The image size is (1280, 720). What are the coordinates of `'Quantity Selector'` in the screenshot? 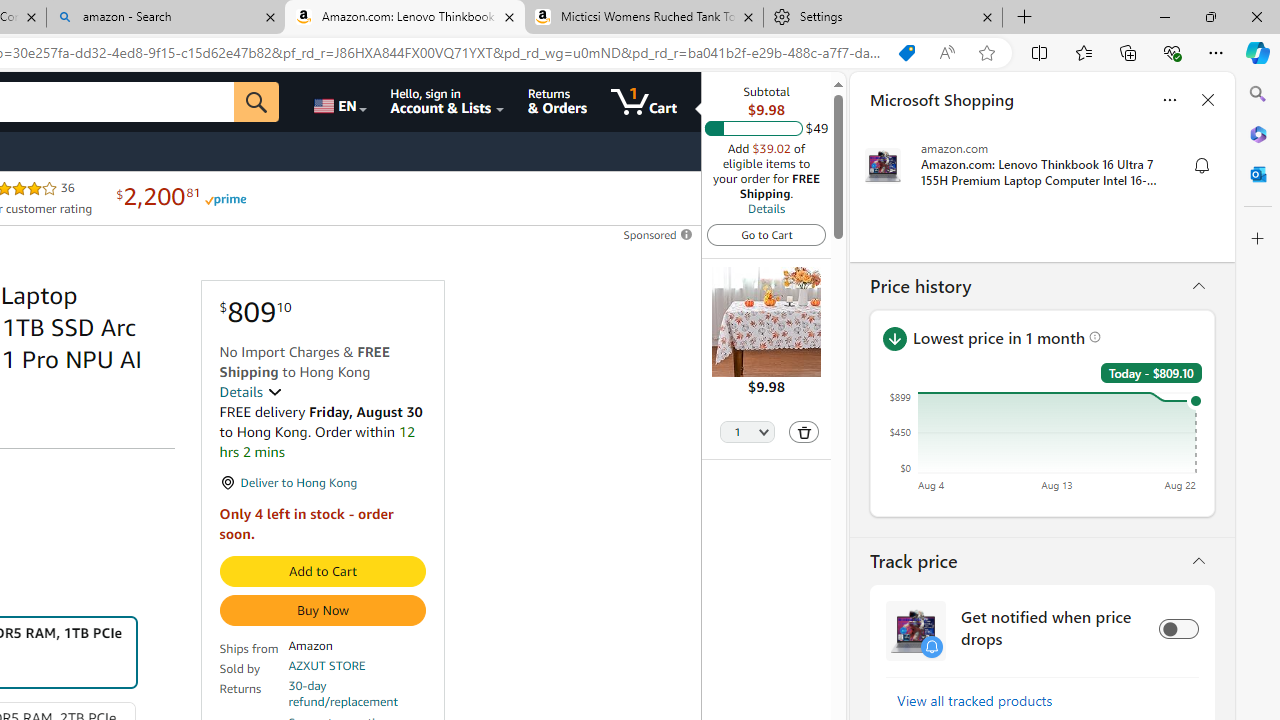 It's located at (746, 432).